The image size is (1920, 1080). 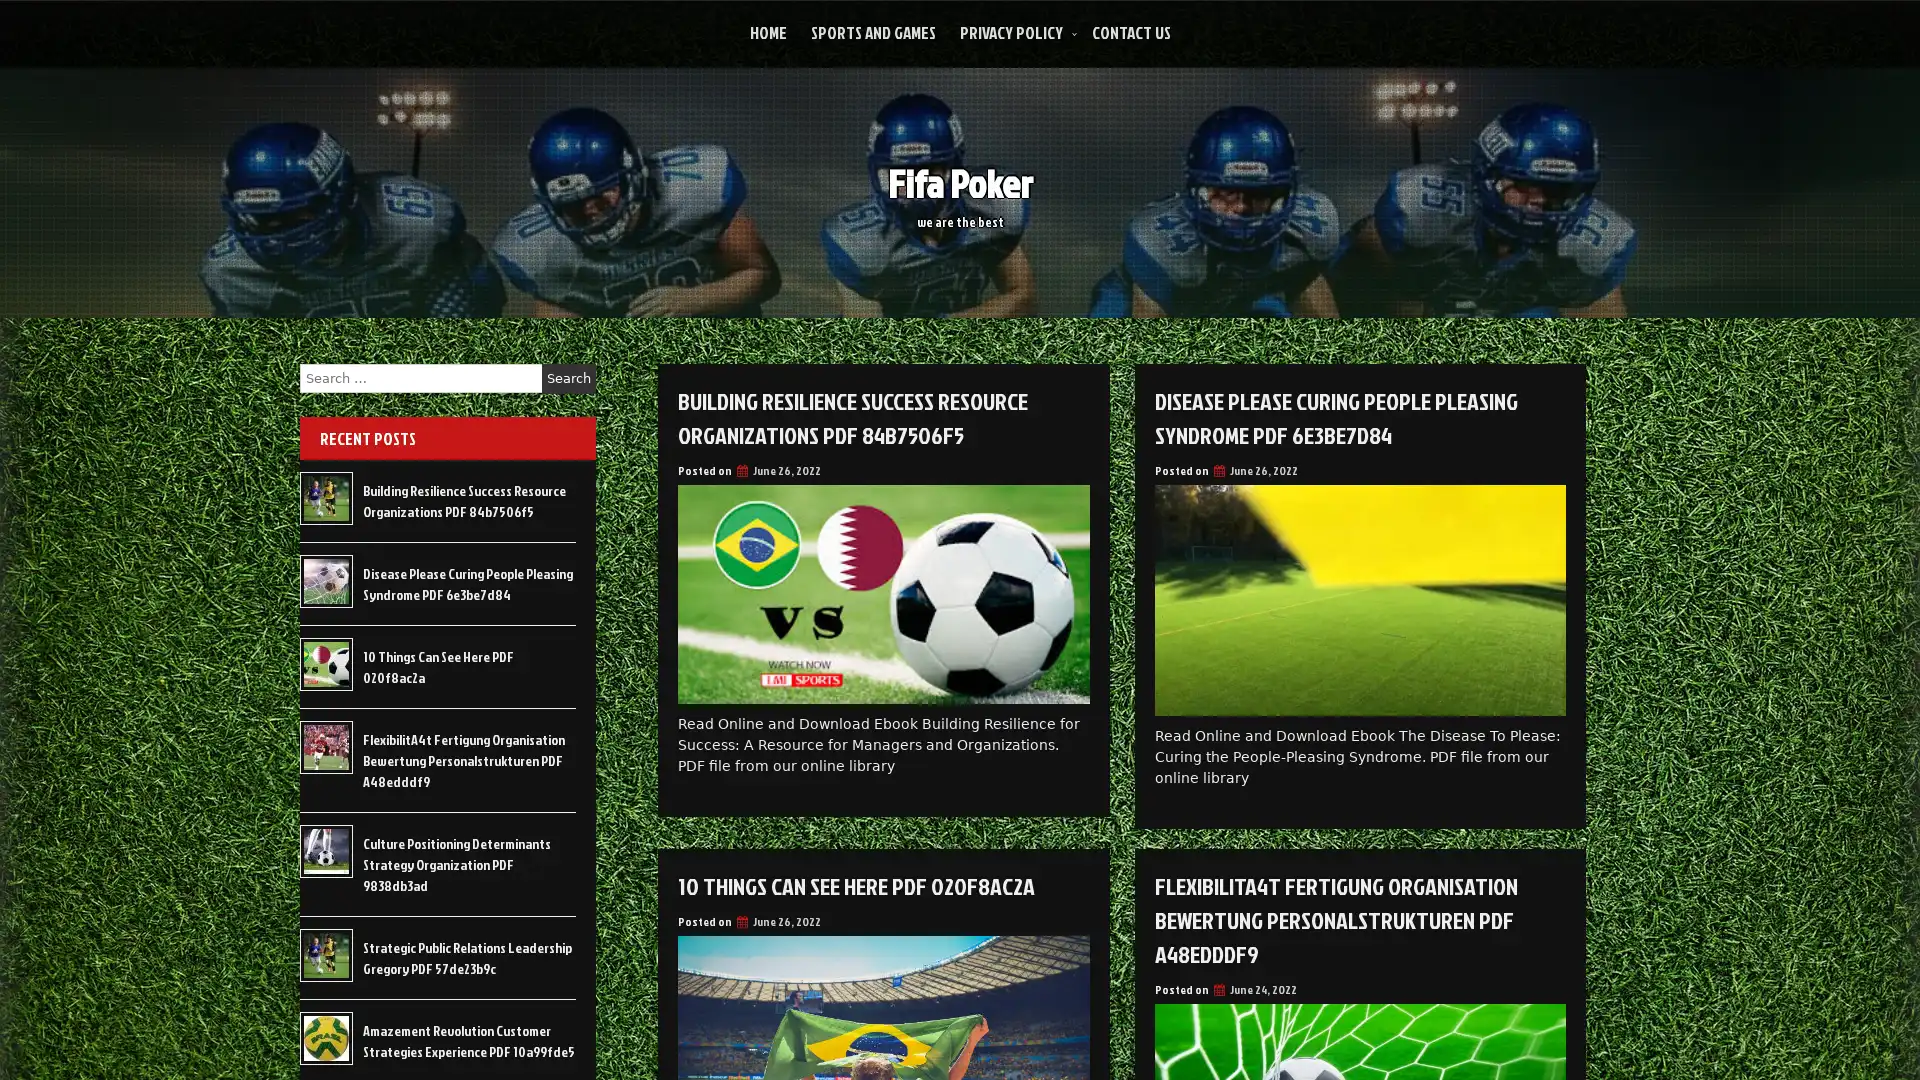 I want to click on Search, so click(x=568, y=378).